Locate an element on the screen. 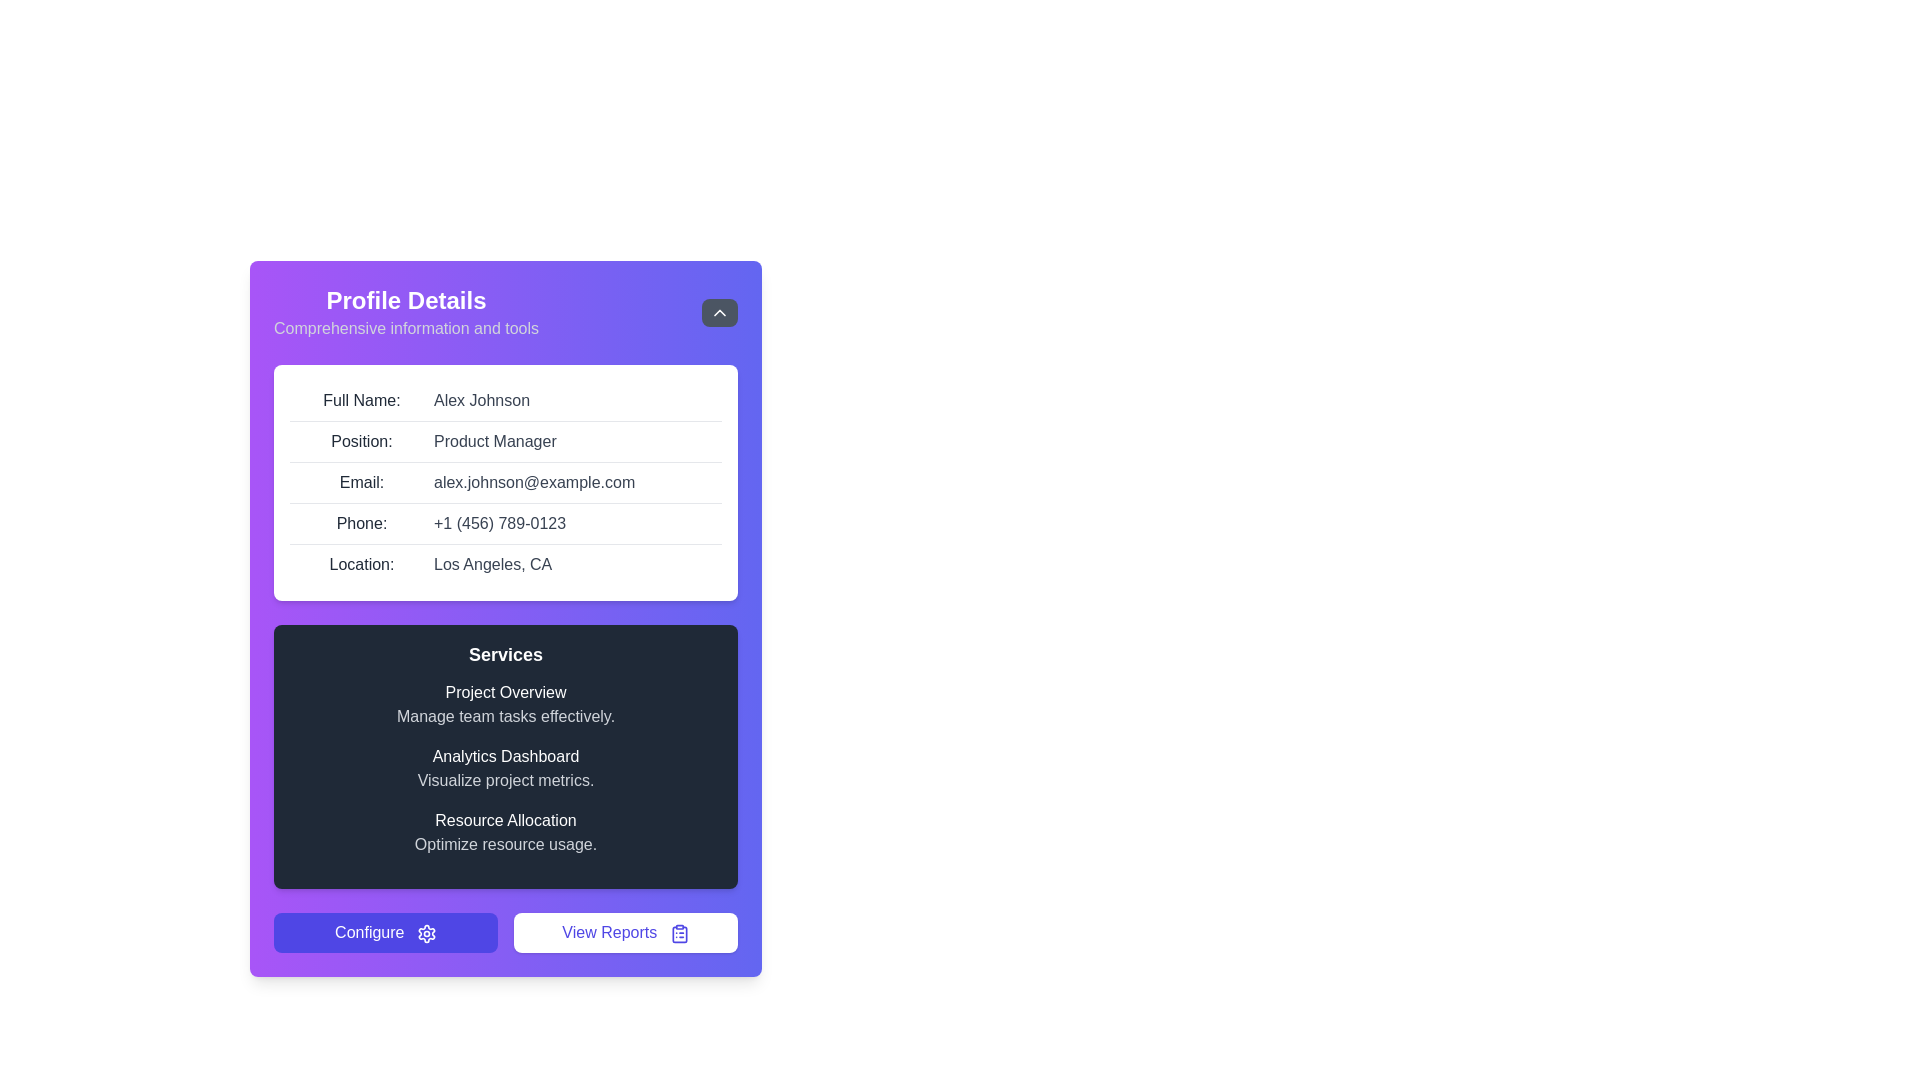  the text label displaying 'Comprehensive information and tools', which is located below the 'Profile Details' heading in the purple header area of the card is located at coordinates (405, 327).